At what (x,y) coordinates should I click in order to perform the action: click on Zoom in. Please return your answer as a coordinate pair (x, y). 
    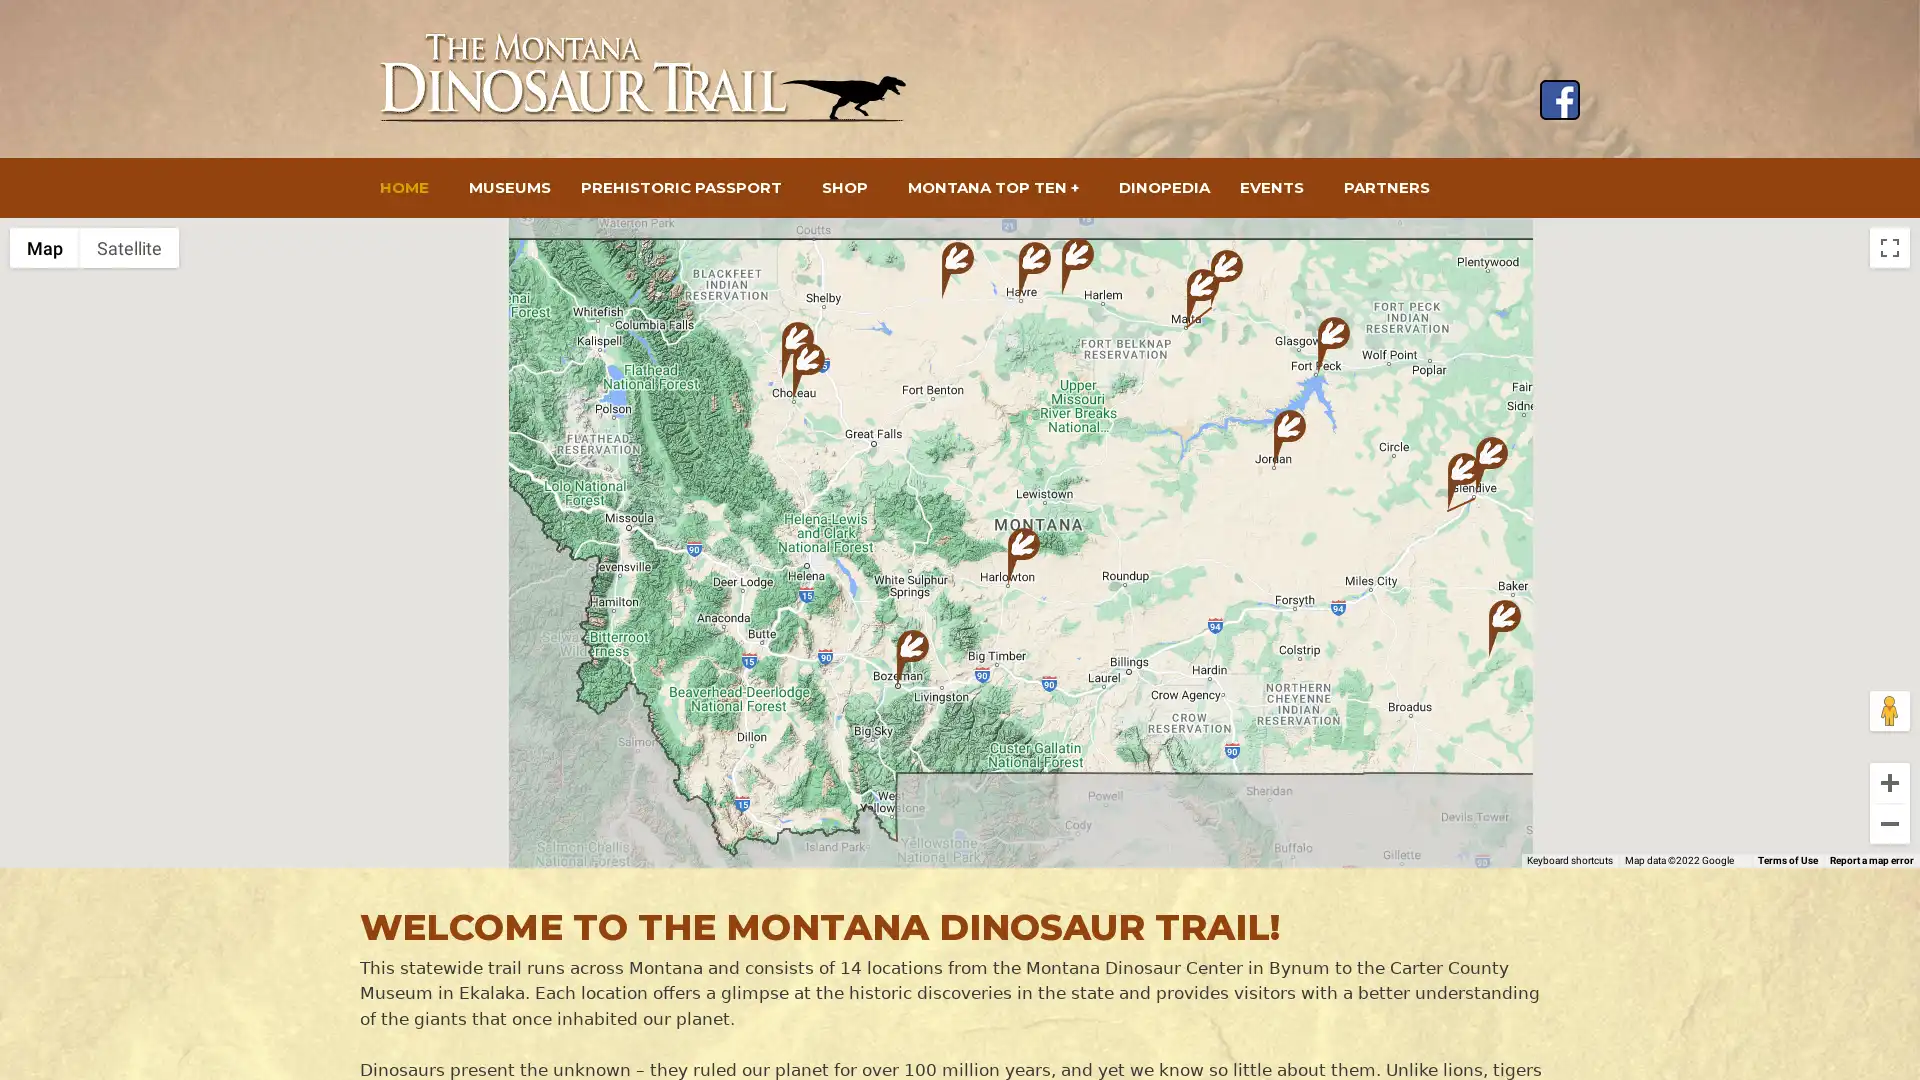
    Looking at the image, I should click on (1889, 782).